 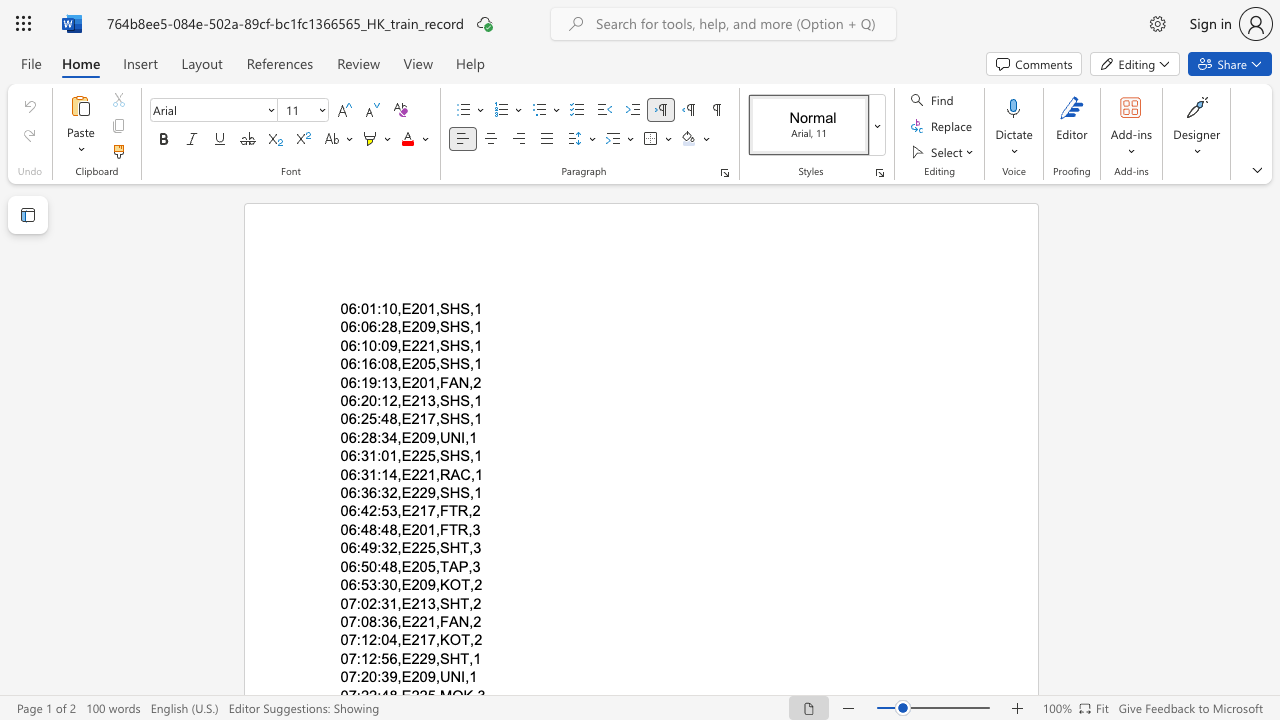 What do you see at coordinates (458, 602) in the screenshot?
I see `the space between the continuous character "H" and "T" in the text` at bounding box center [458, 602].